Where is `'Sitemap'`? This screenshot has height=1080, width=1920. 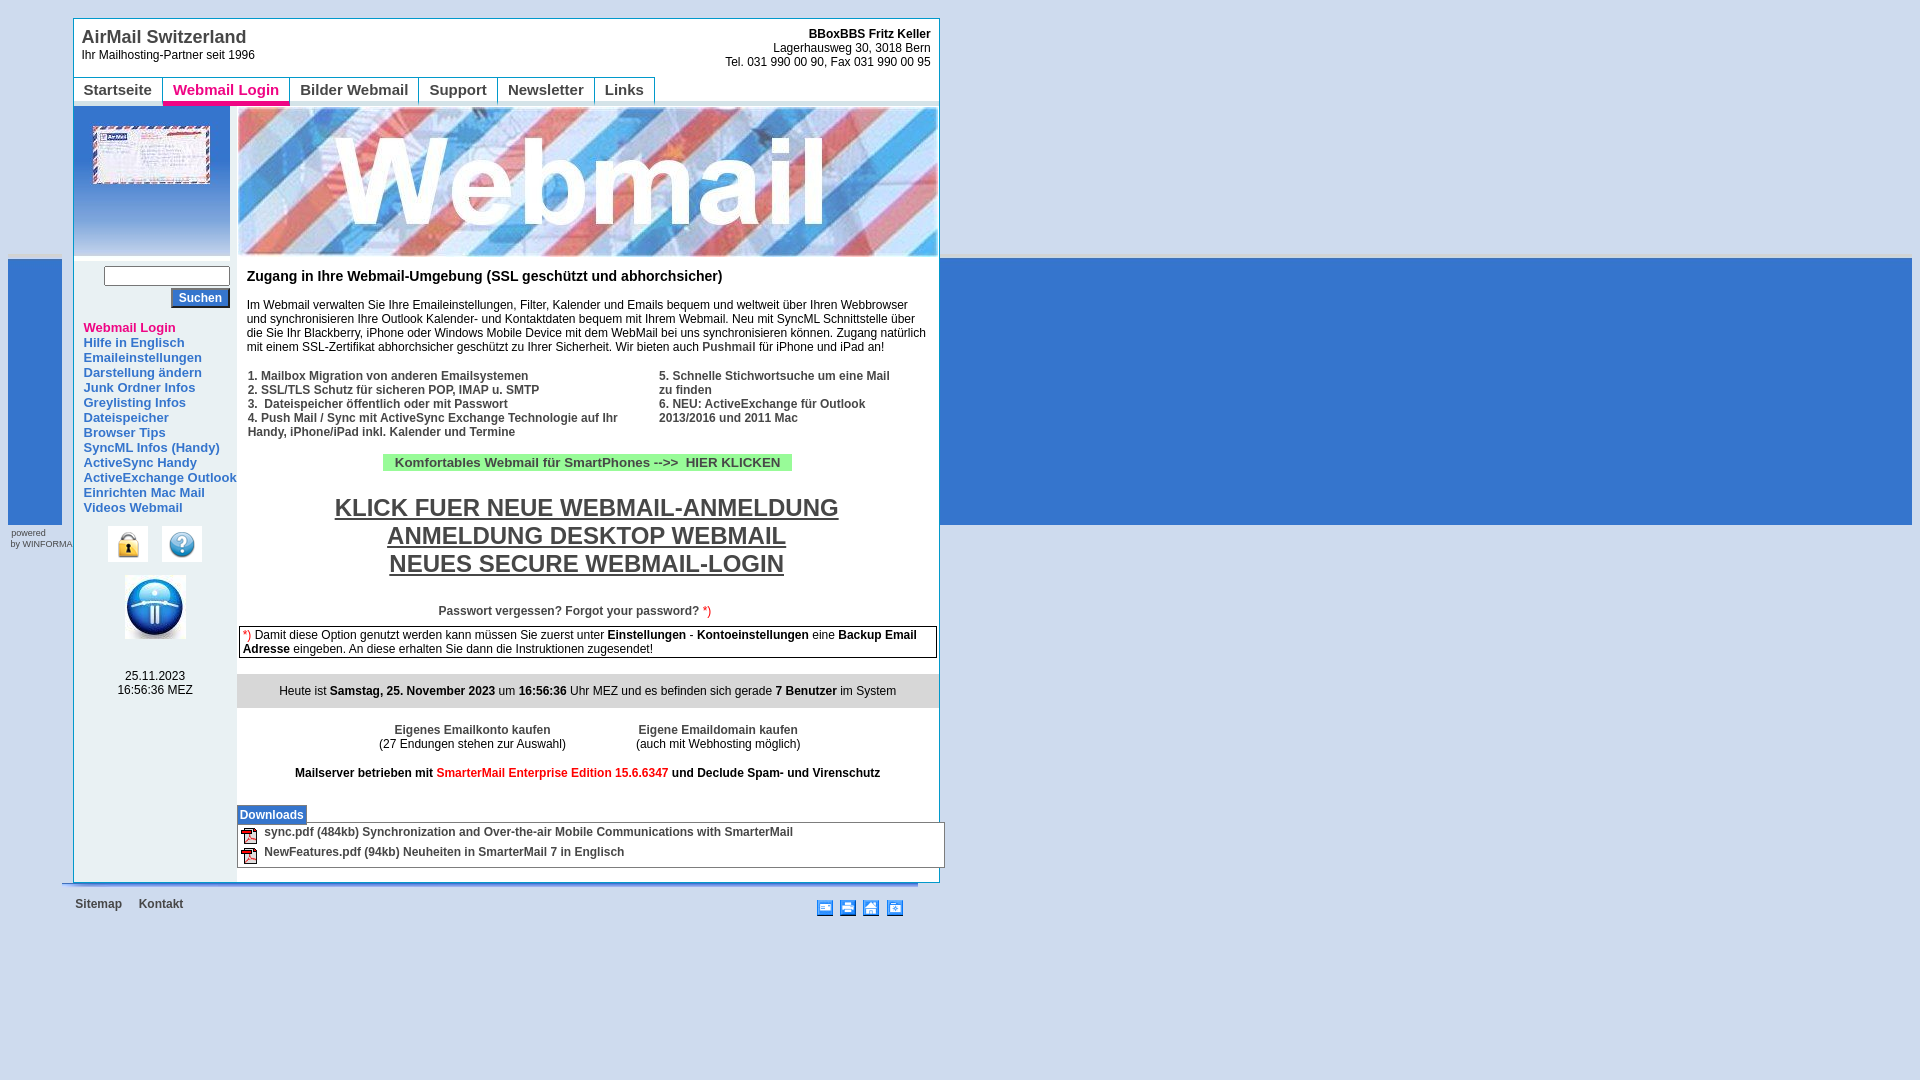 'Sitemap' is located at coordinates (97, 903).